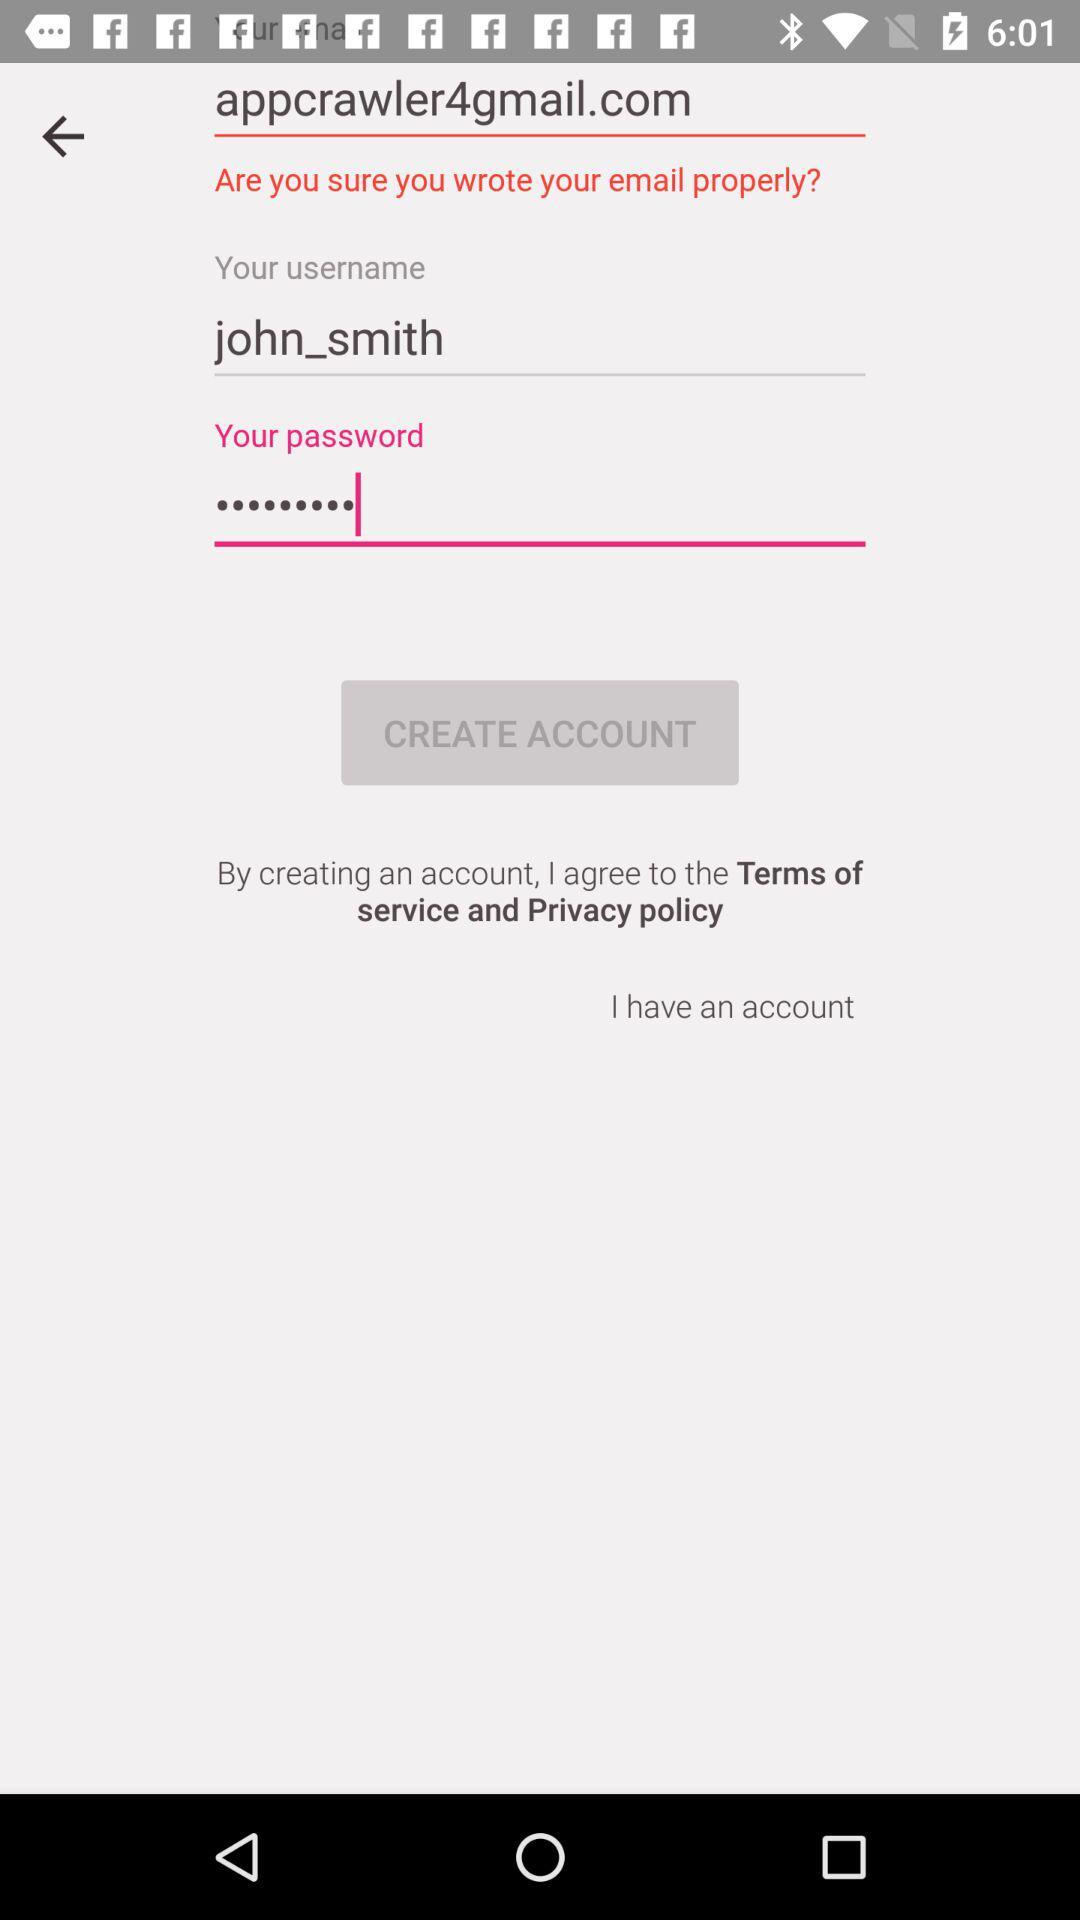 This screenshot has height=1920, width=1080. I want to click on back button, so click(61, 135).